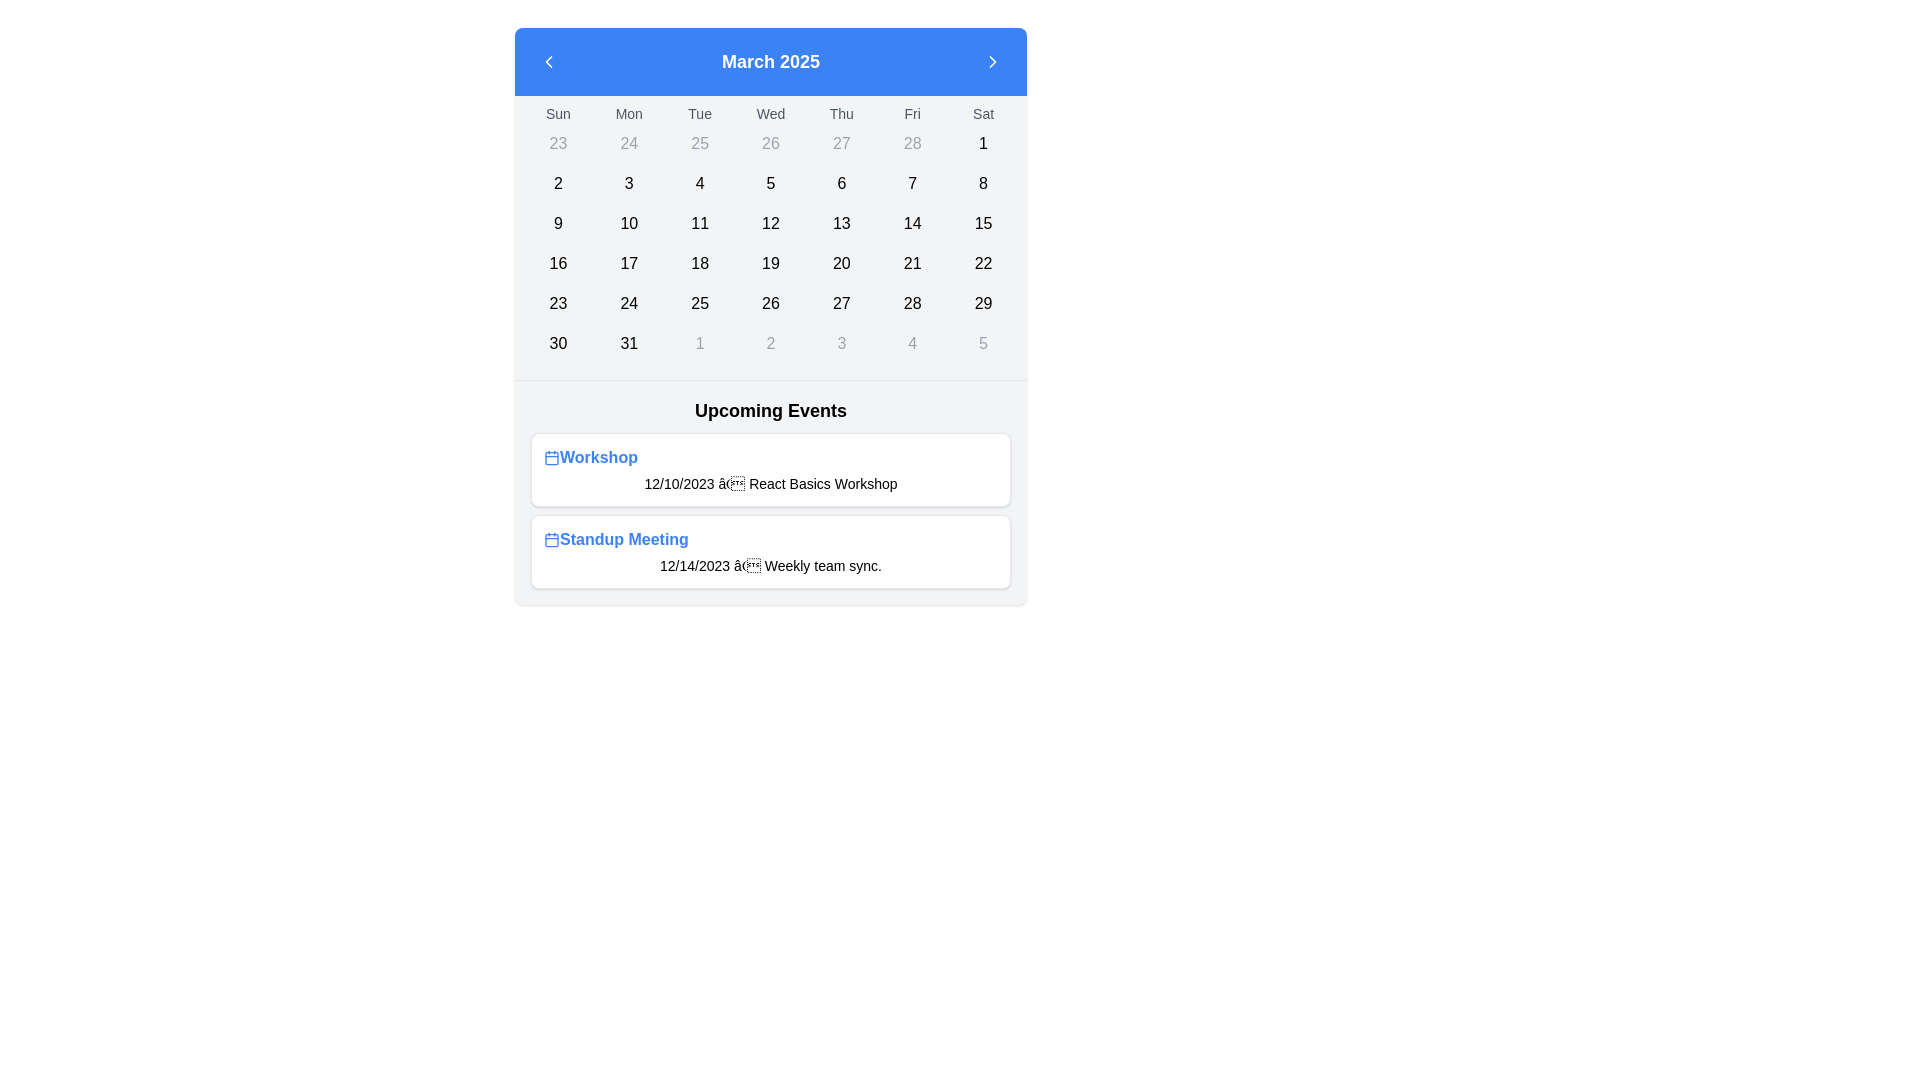 Image resolution: width=1920 pixels, height=1080 pixels. Describe the element at coordinates (628, 304) in the screenshot. I see `the selectable date '24' in the calendar interface` at that location.